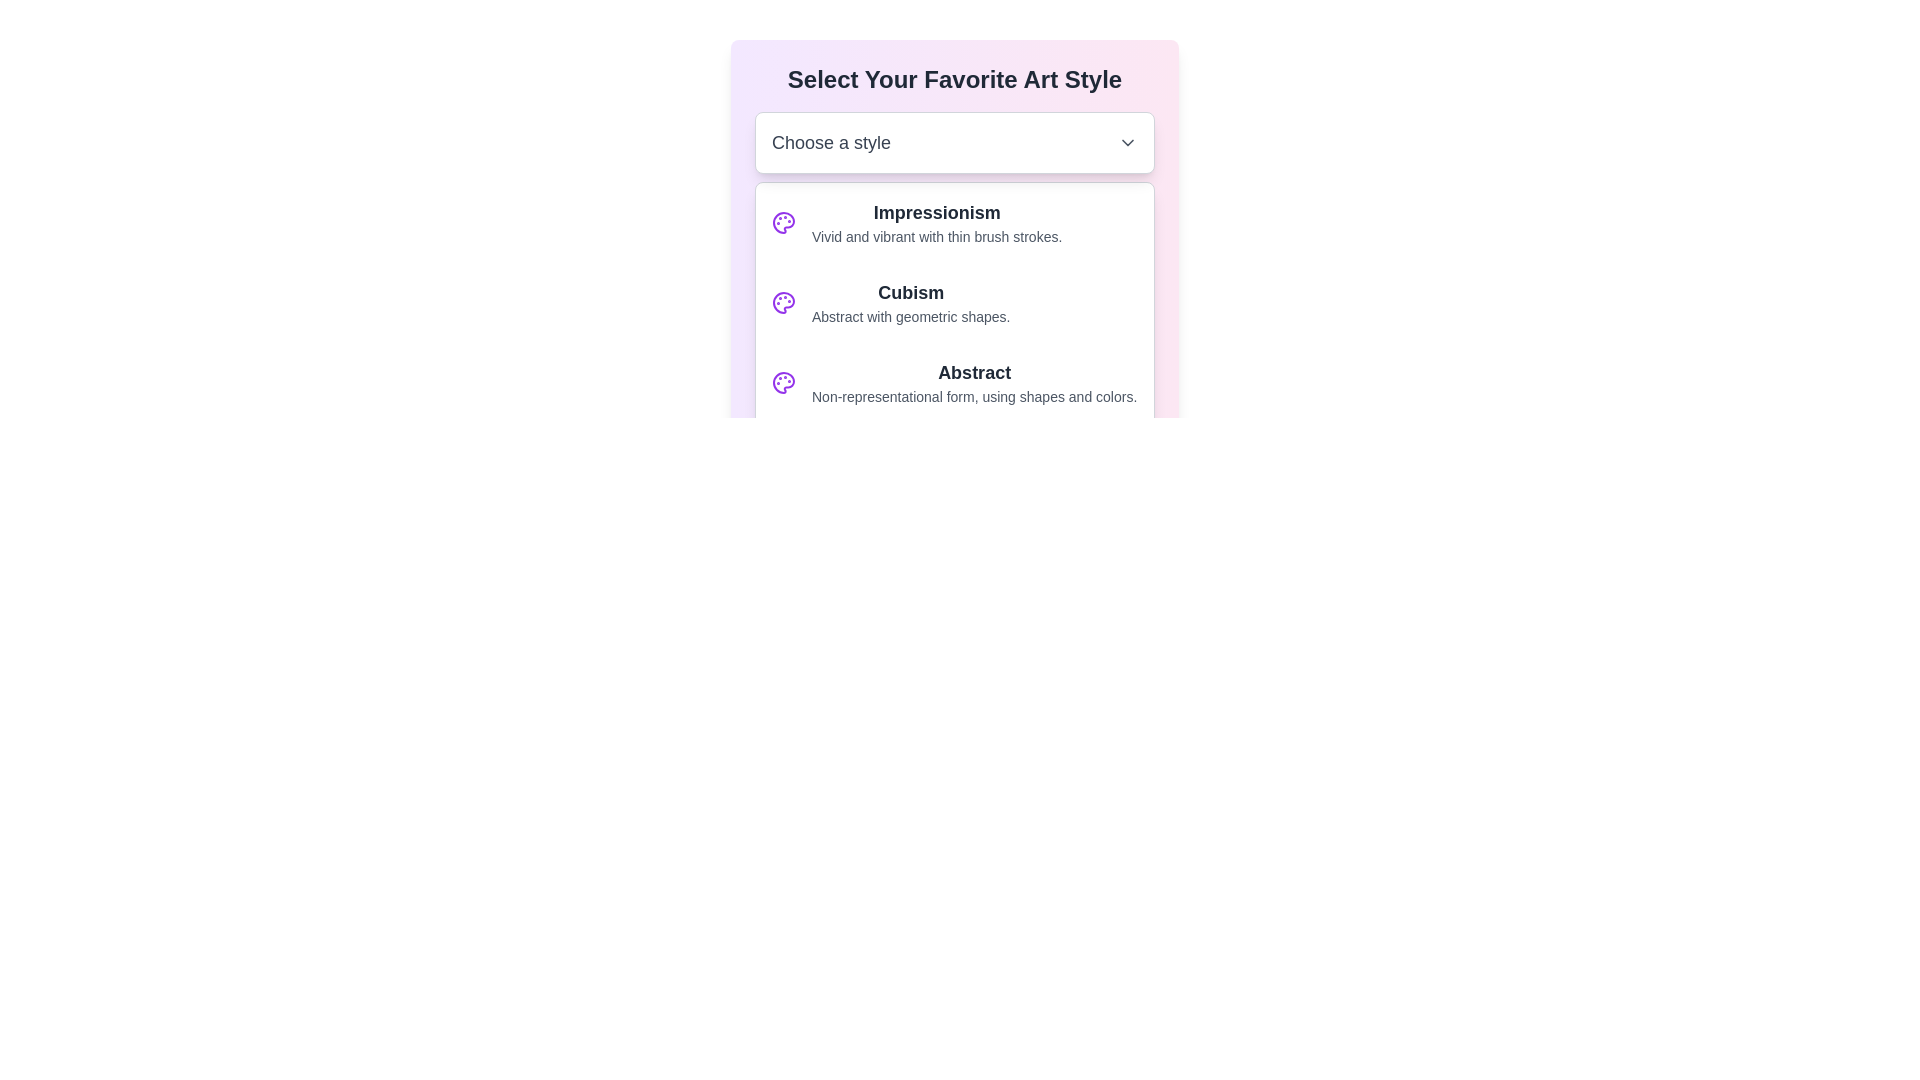 The image size is (1920, 1080). I want to click on the dropdown menu icon located on the right side of the 'Choose a style' label, so click(1128, 141).